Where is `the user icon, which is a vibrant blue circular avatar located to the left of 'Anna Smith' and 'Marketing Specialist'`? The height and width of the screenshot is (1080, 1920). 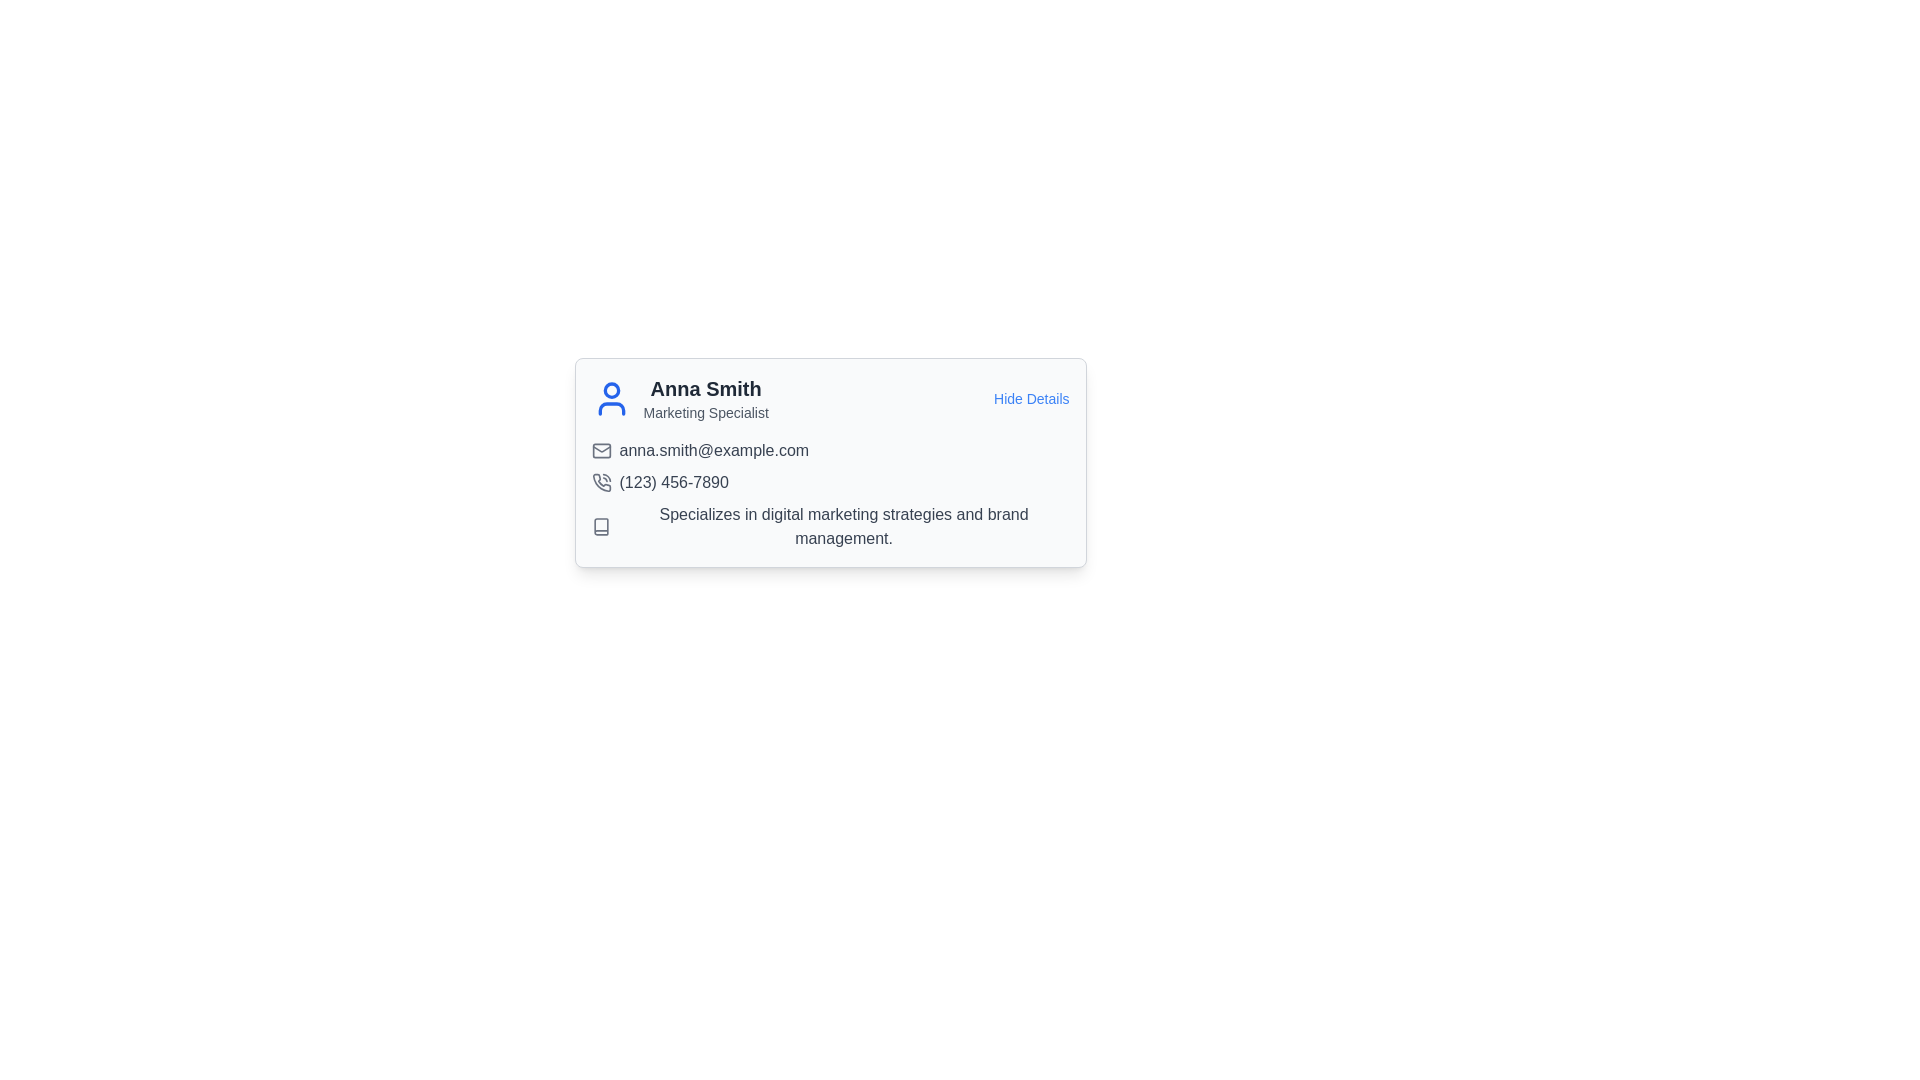 the user icon, which is a vibrant blue circular avatar located to the left of 'Anna Smith' and 'Marketing Specialist' is located at coordinates (610, 398).